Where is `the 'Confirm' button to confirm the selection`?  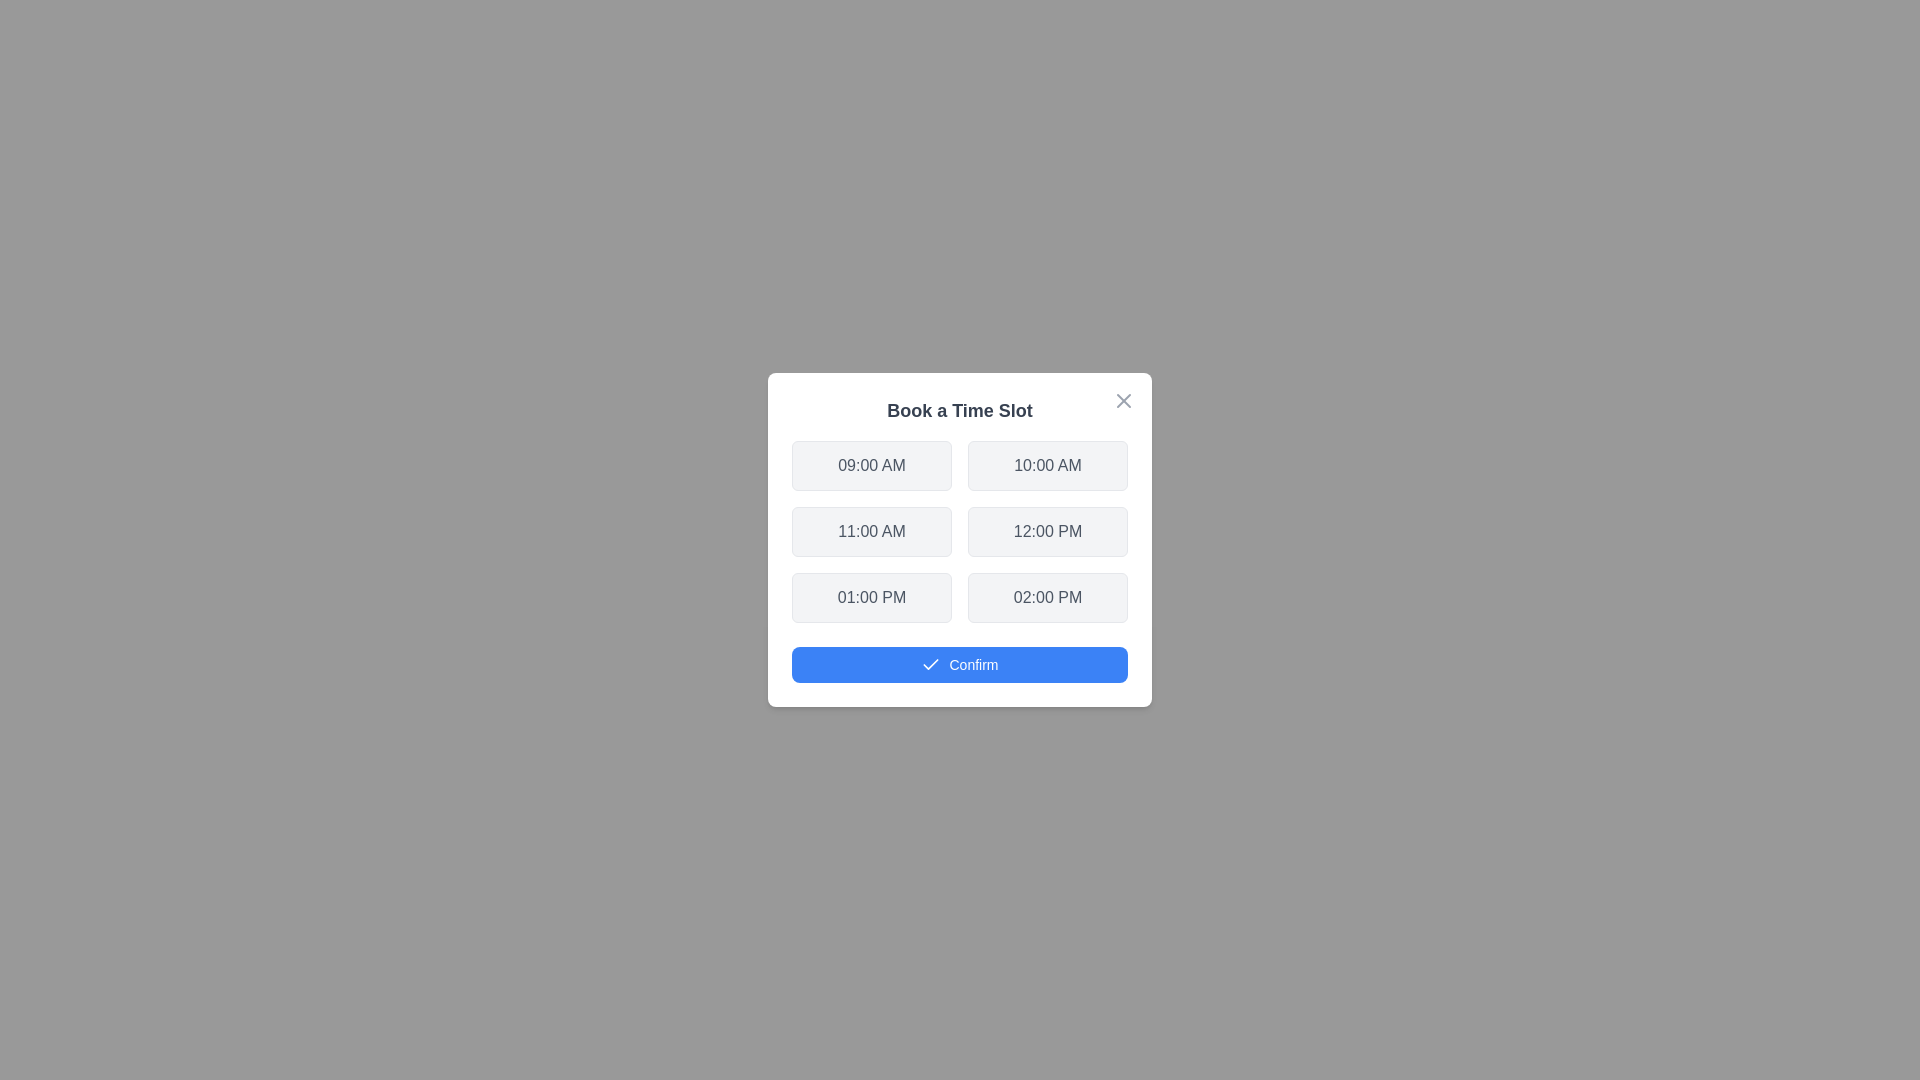
the 'Confirm' button to confirm the selection is located at coordinates (960, 664).